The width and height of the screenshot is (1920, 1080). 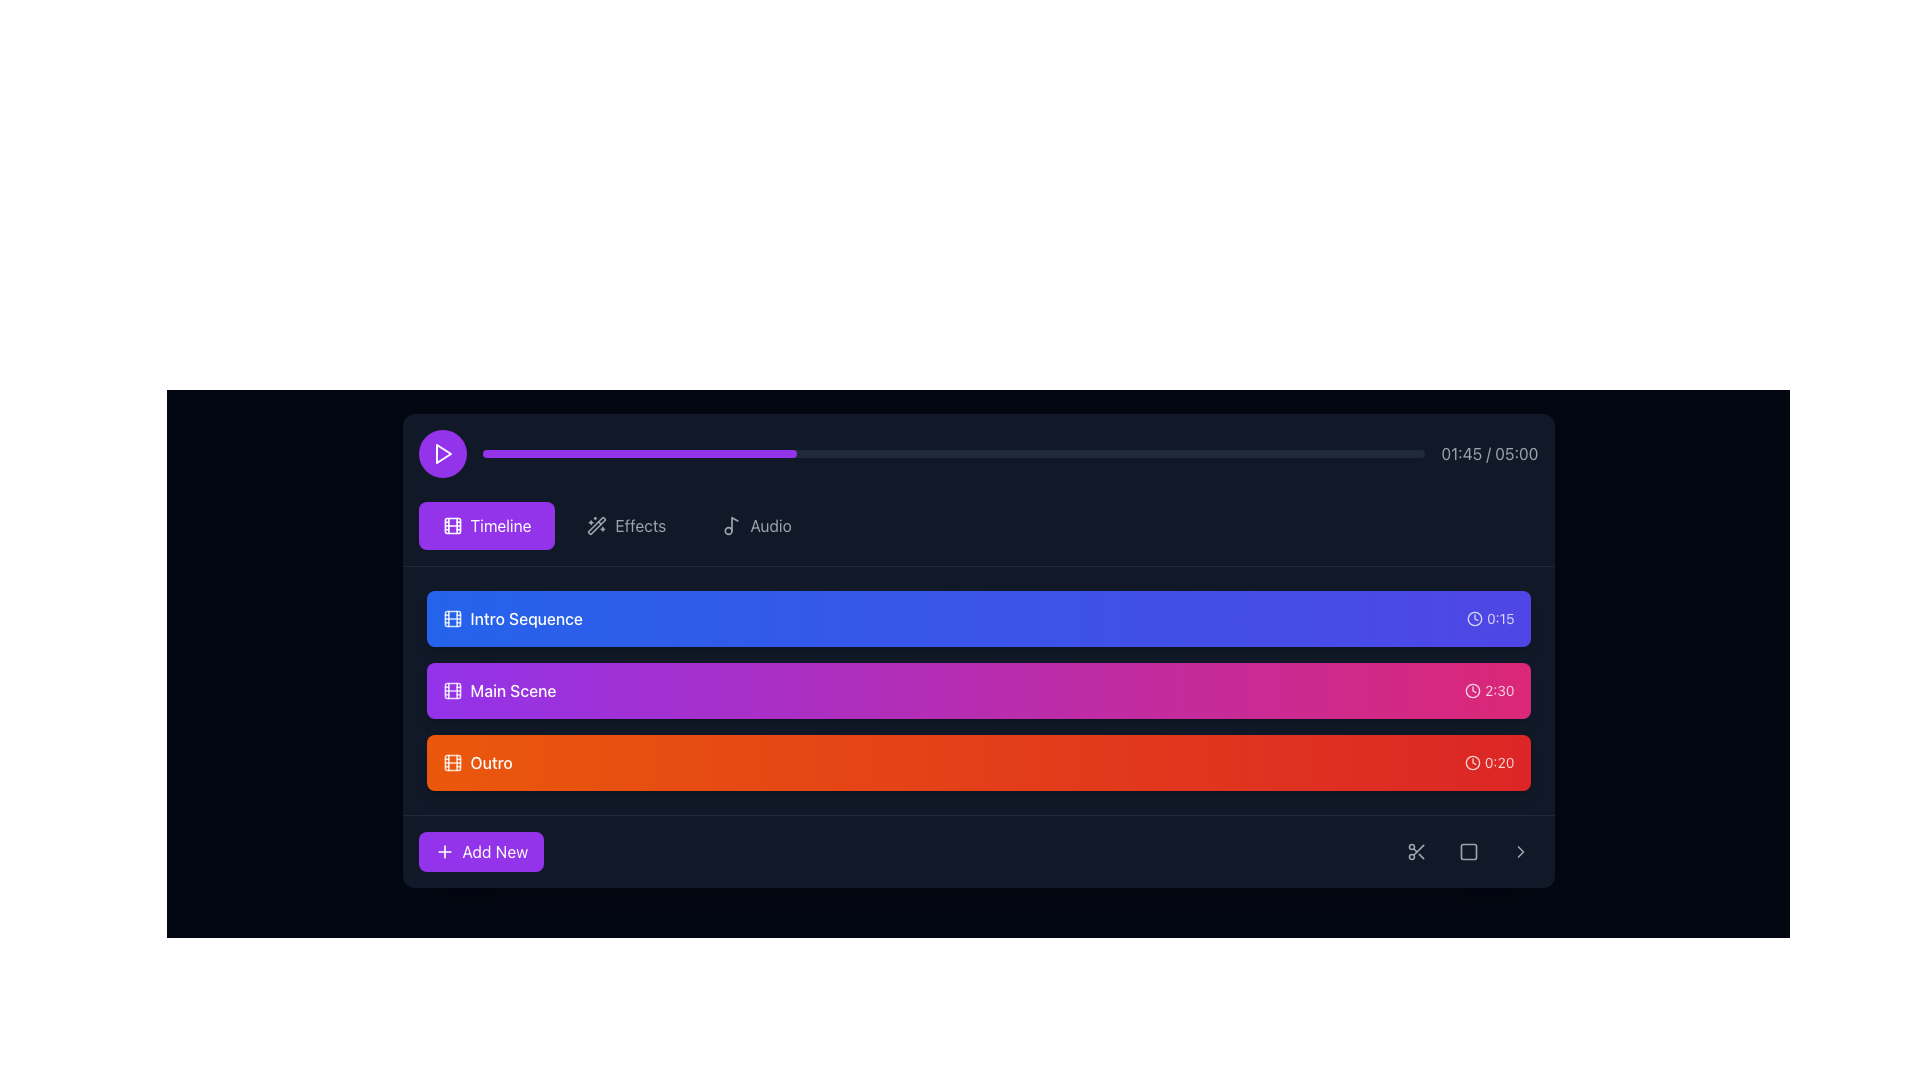 What do you see at coordinates (1520, 852) in the screenshot?
I see `the right-pointing chevron icon located in the bottom-right section of the interface` at bounding box center [1520, 852].